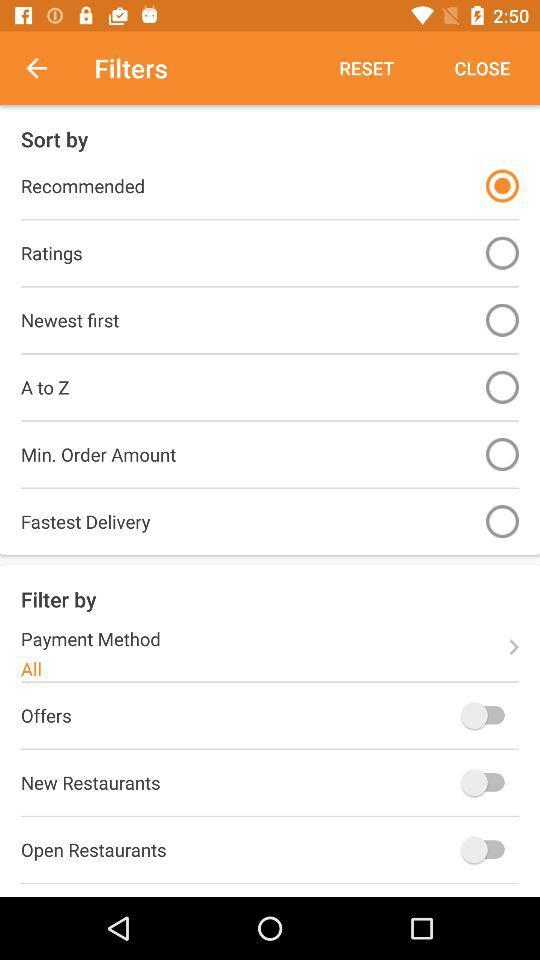 The image size is (540, 960). Describe the element at coordinates (365, 68) in the screenshot. I see `the reset` at that location.